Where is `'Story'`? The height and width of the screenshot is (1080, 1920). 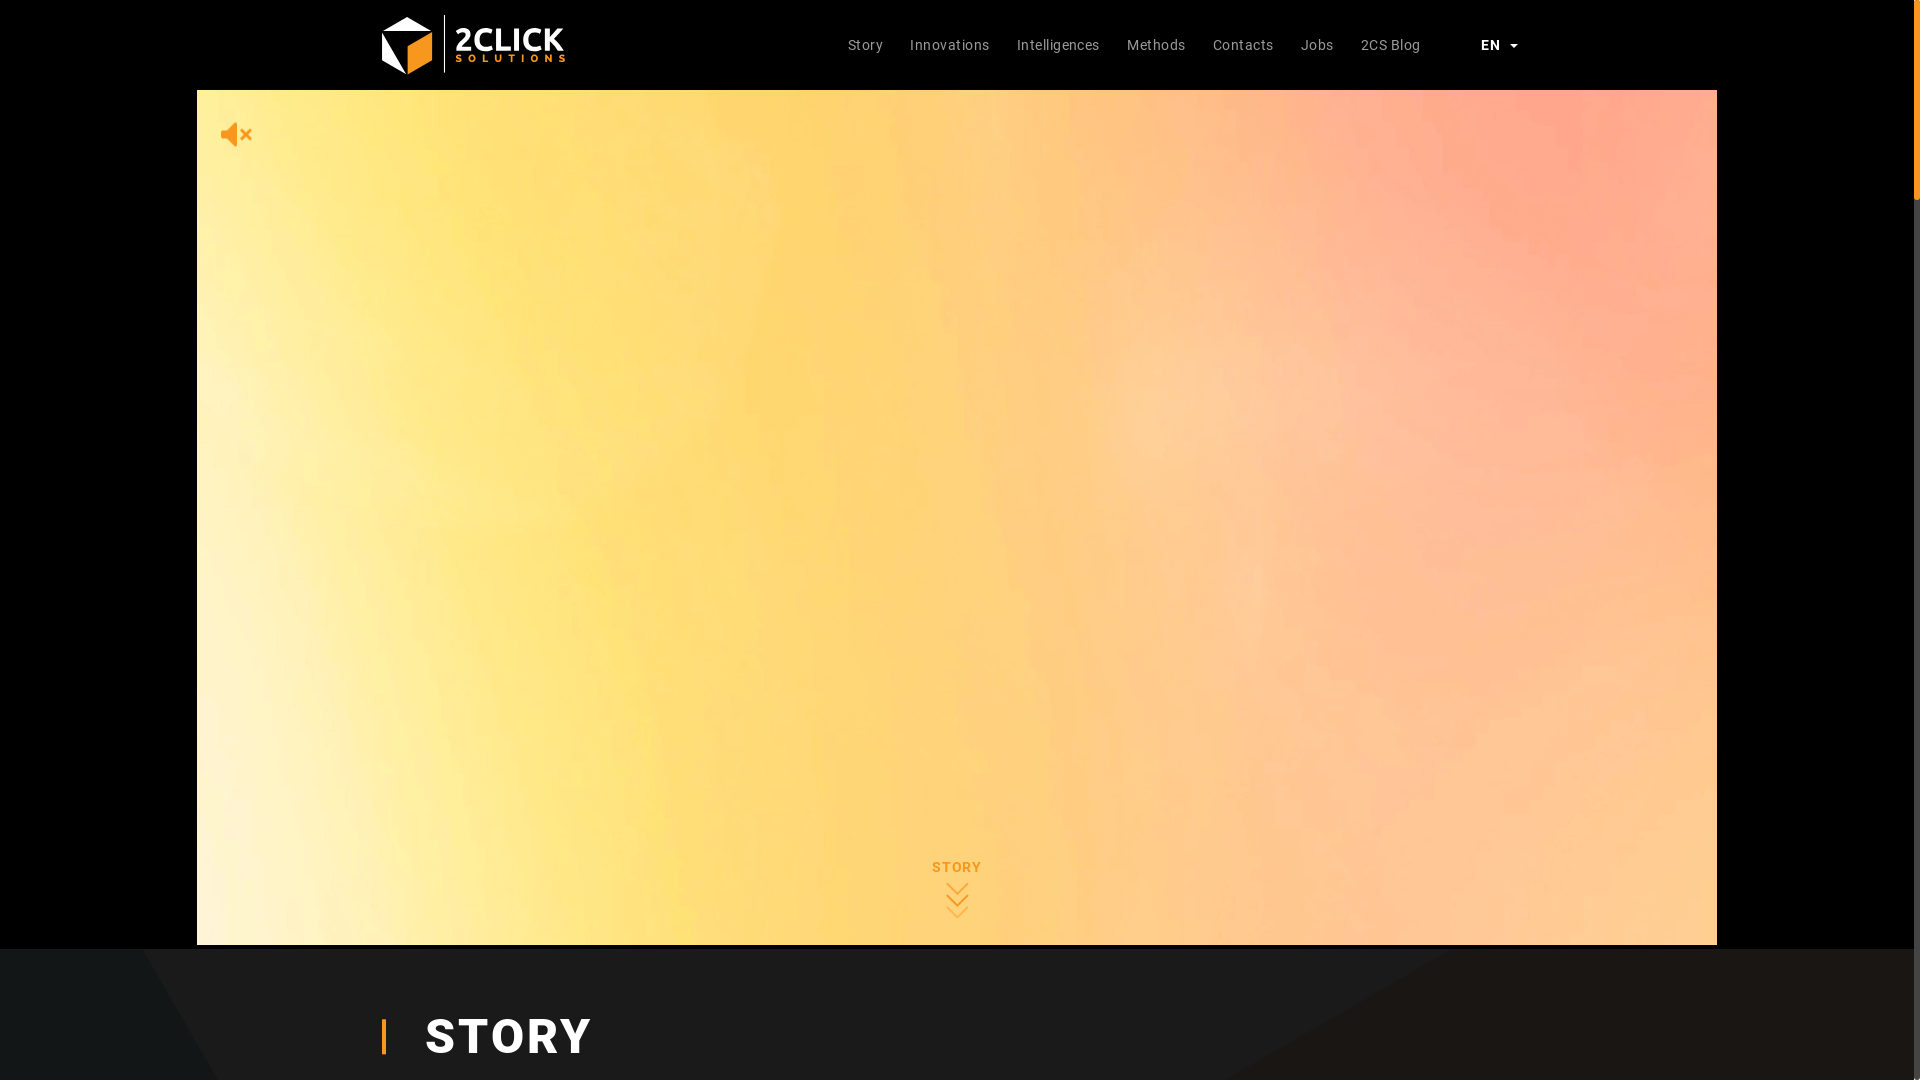 'Story' is located at coordinates (865, 44).